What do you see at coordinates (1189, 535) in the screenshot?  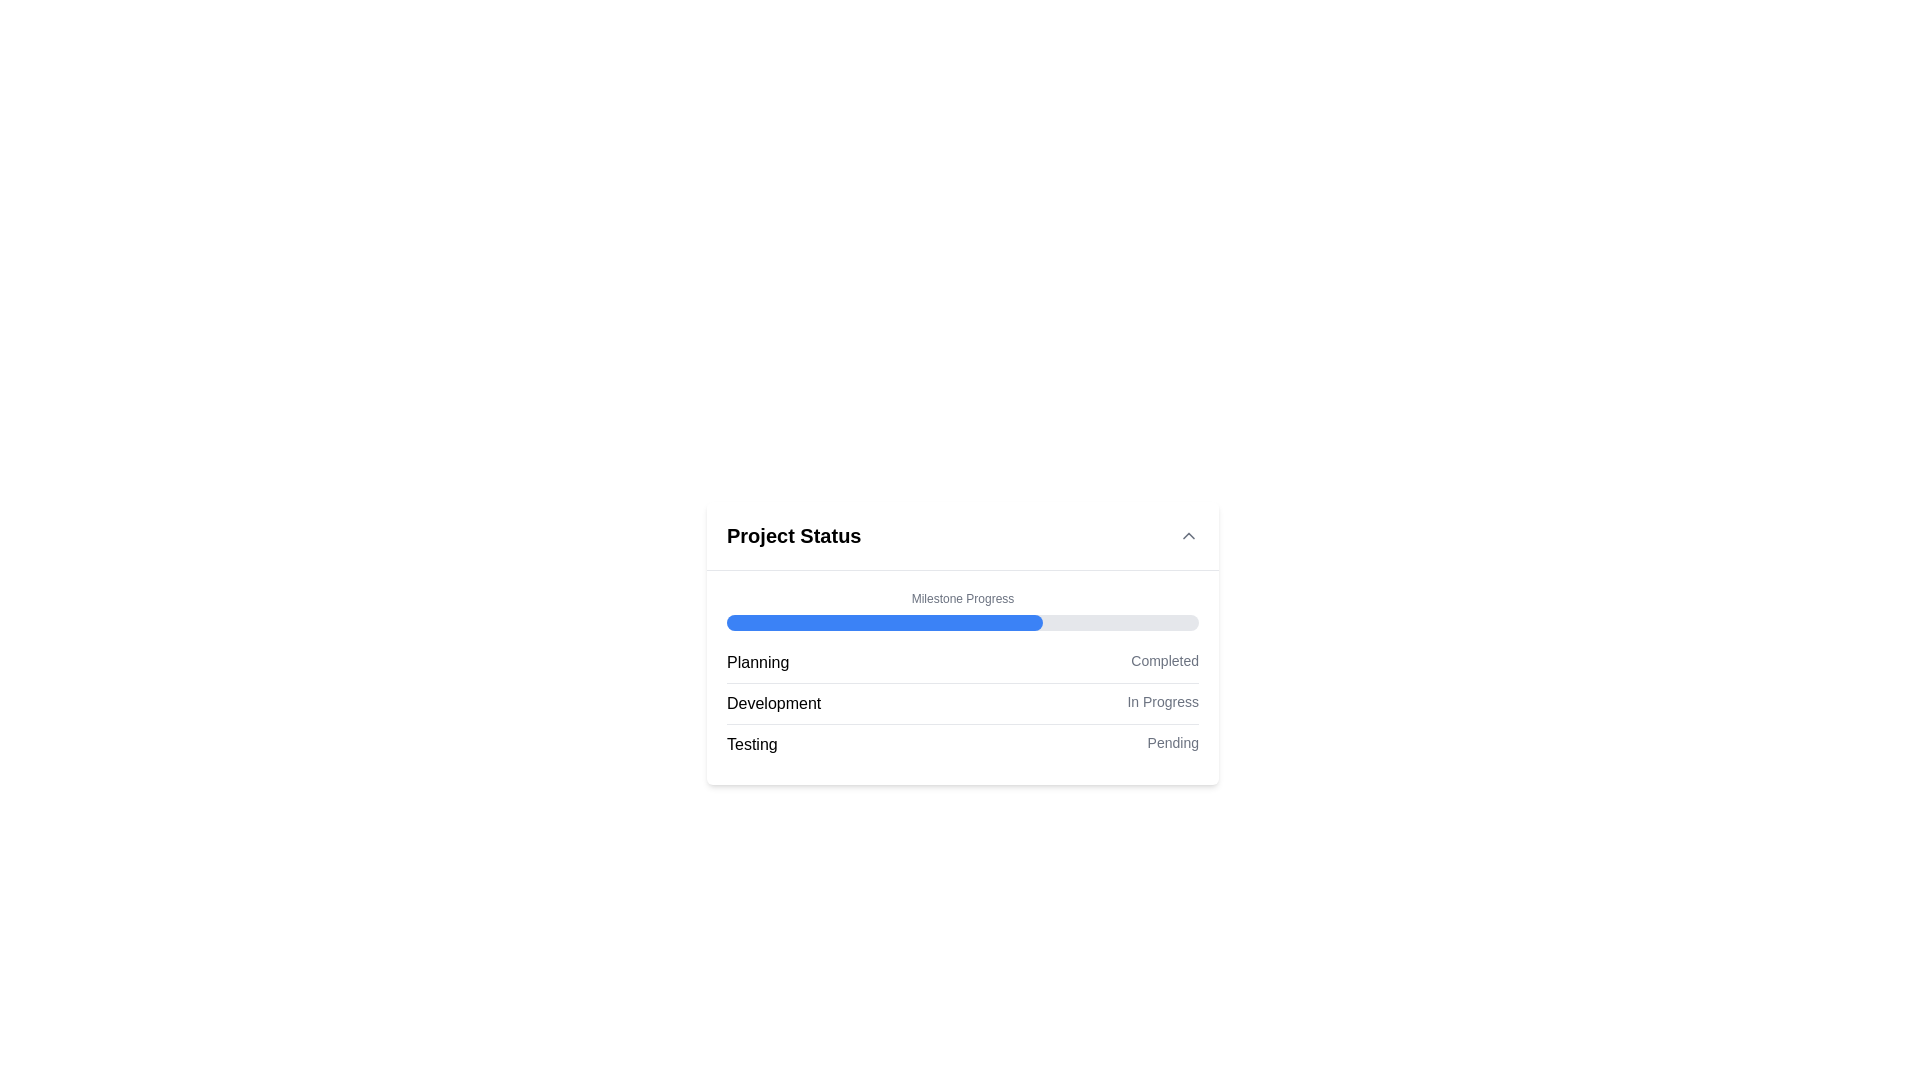 I see `the upward-pointing arrow icon button located in the top-right corner of the 'Project Status' section` at bounding box center [1189, 535].